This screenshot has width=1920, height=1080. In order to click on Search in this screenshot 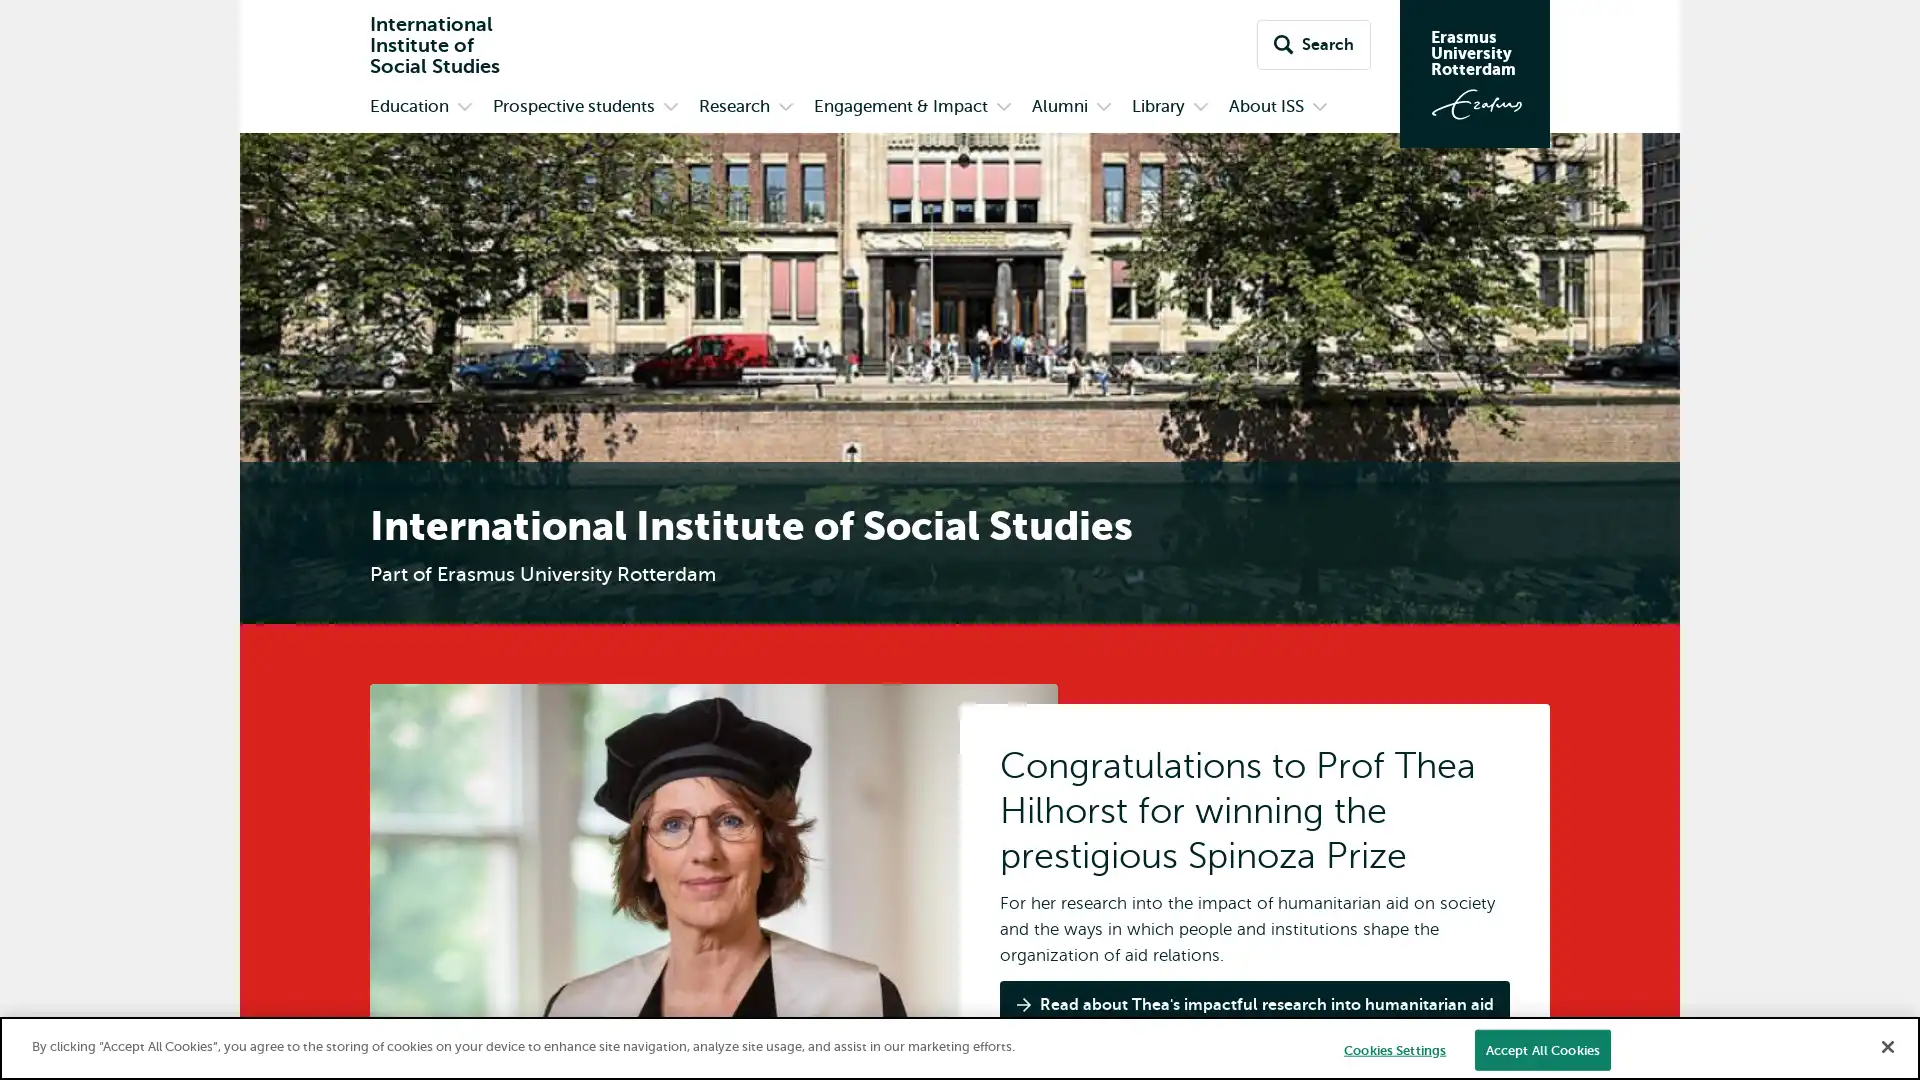, I will do `click(1314, 45)`.